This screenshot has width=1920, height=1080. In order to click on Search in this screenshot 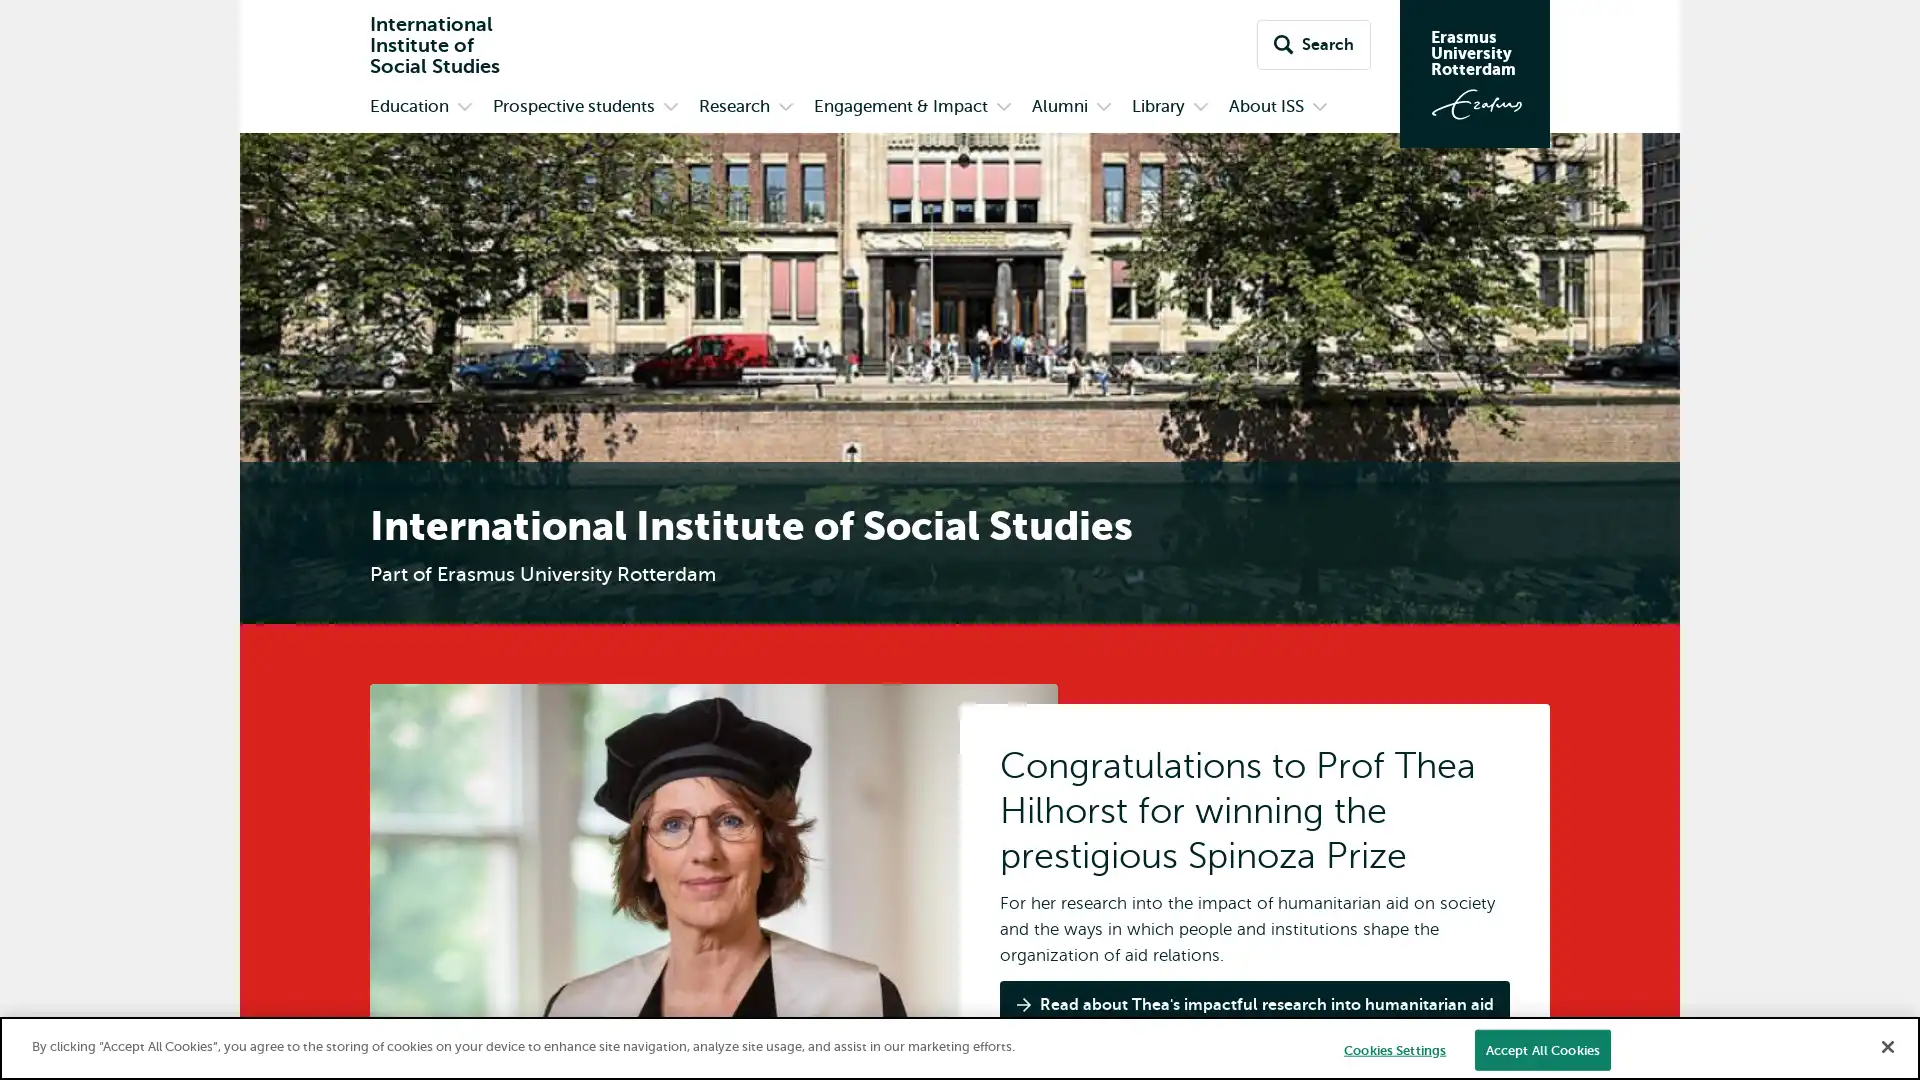, I will do `click(1314, 45)`.